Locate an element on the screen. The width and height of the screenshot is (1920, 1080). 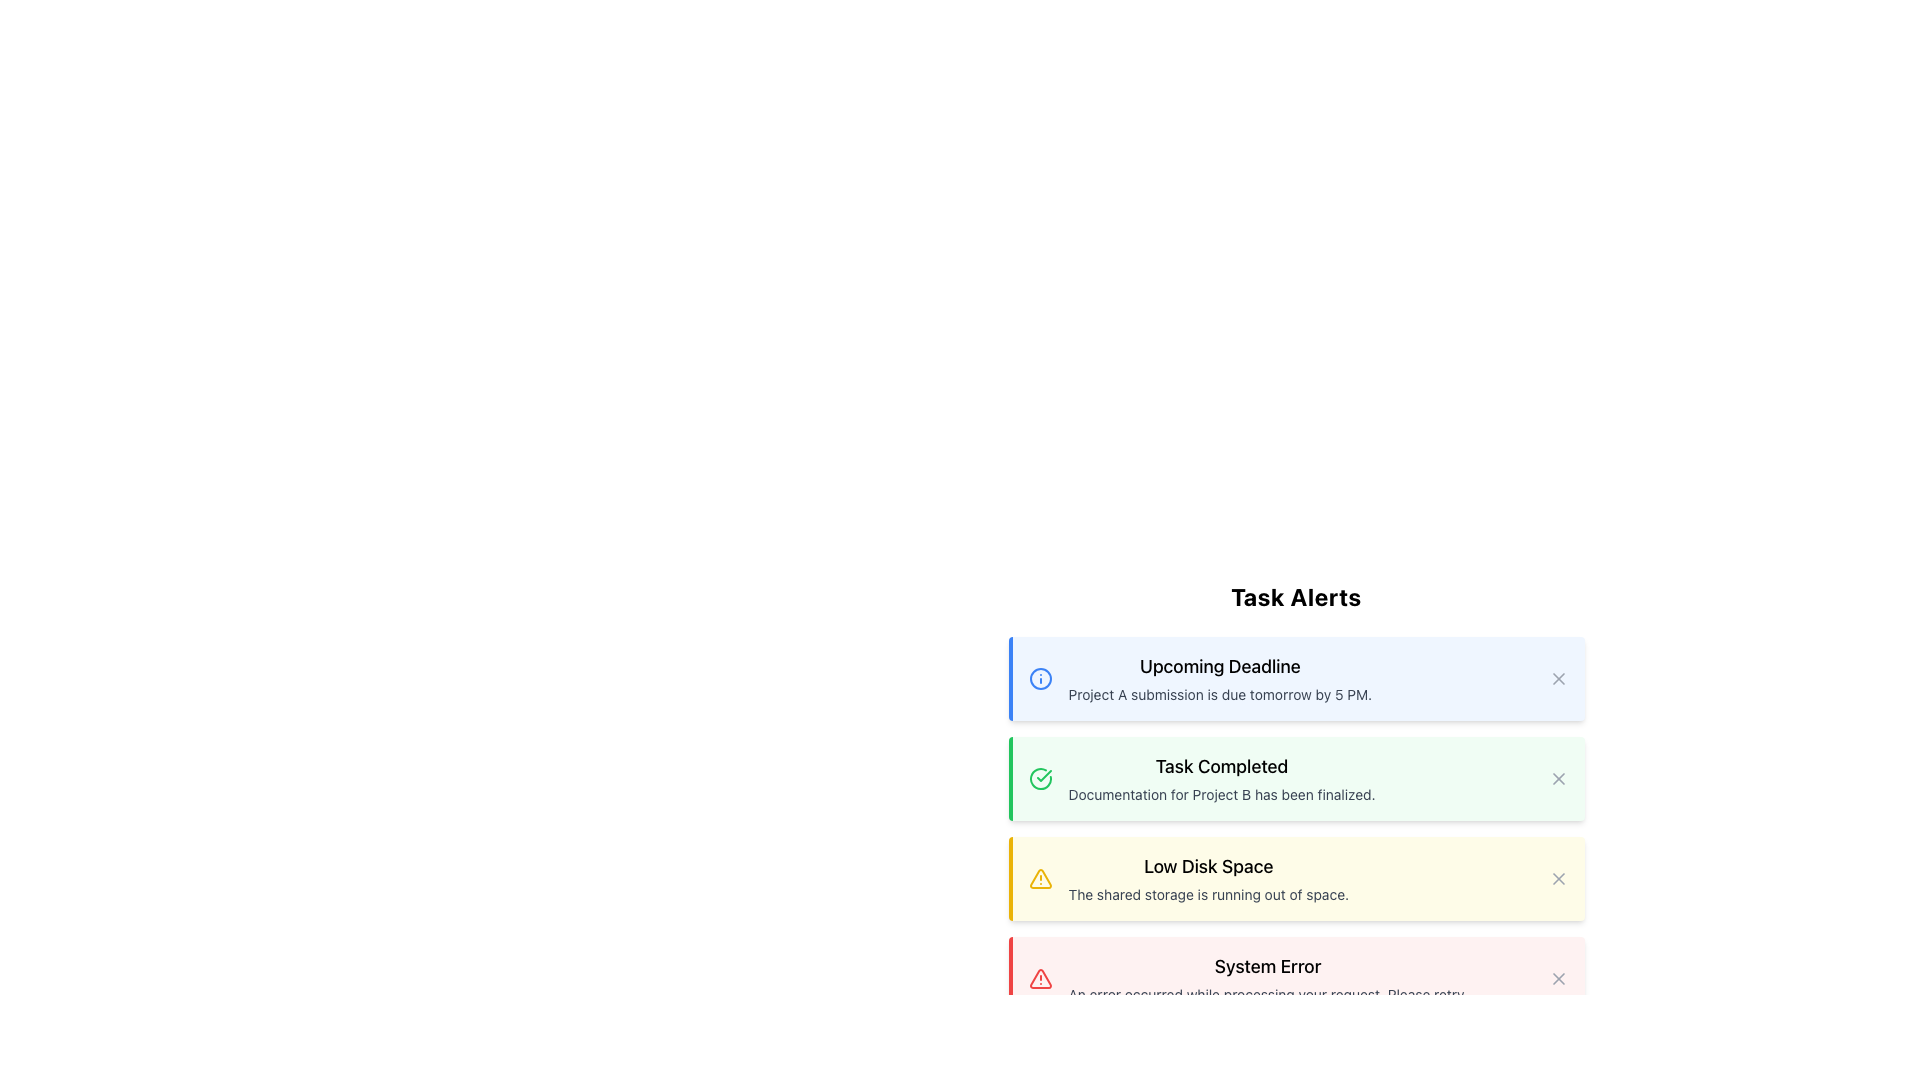
the Notification block that informs about the completion of the task related to Project B is located at coordinates (1296, 800).